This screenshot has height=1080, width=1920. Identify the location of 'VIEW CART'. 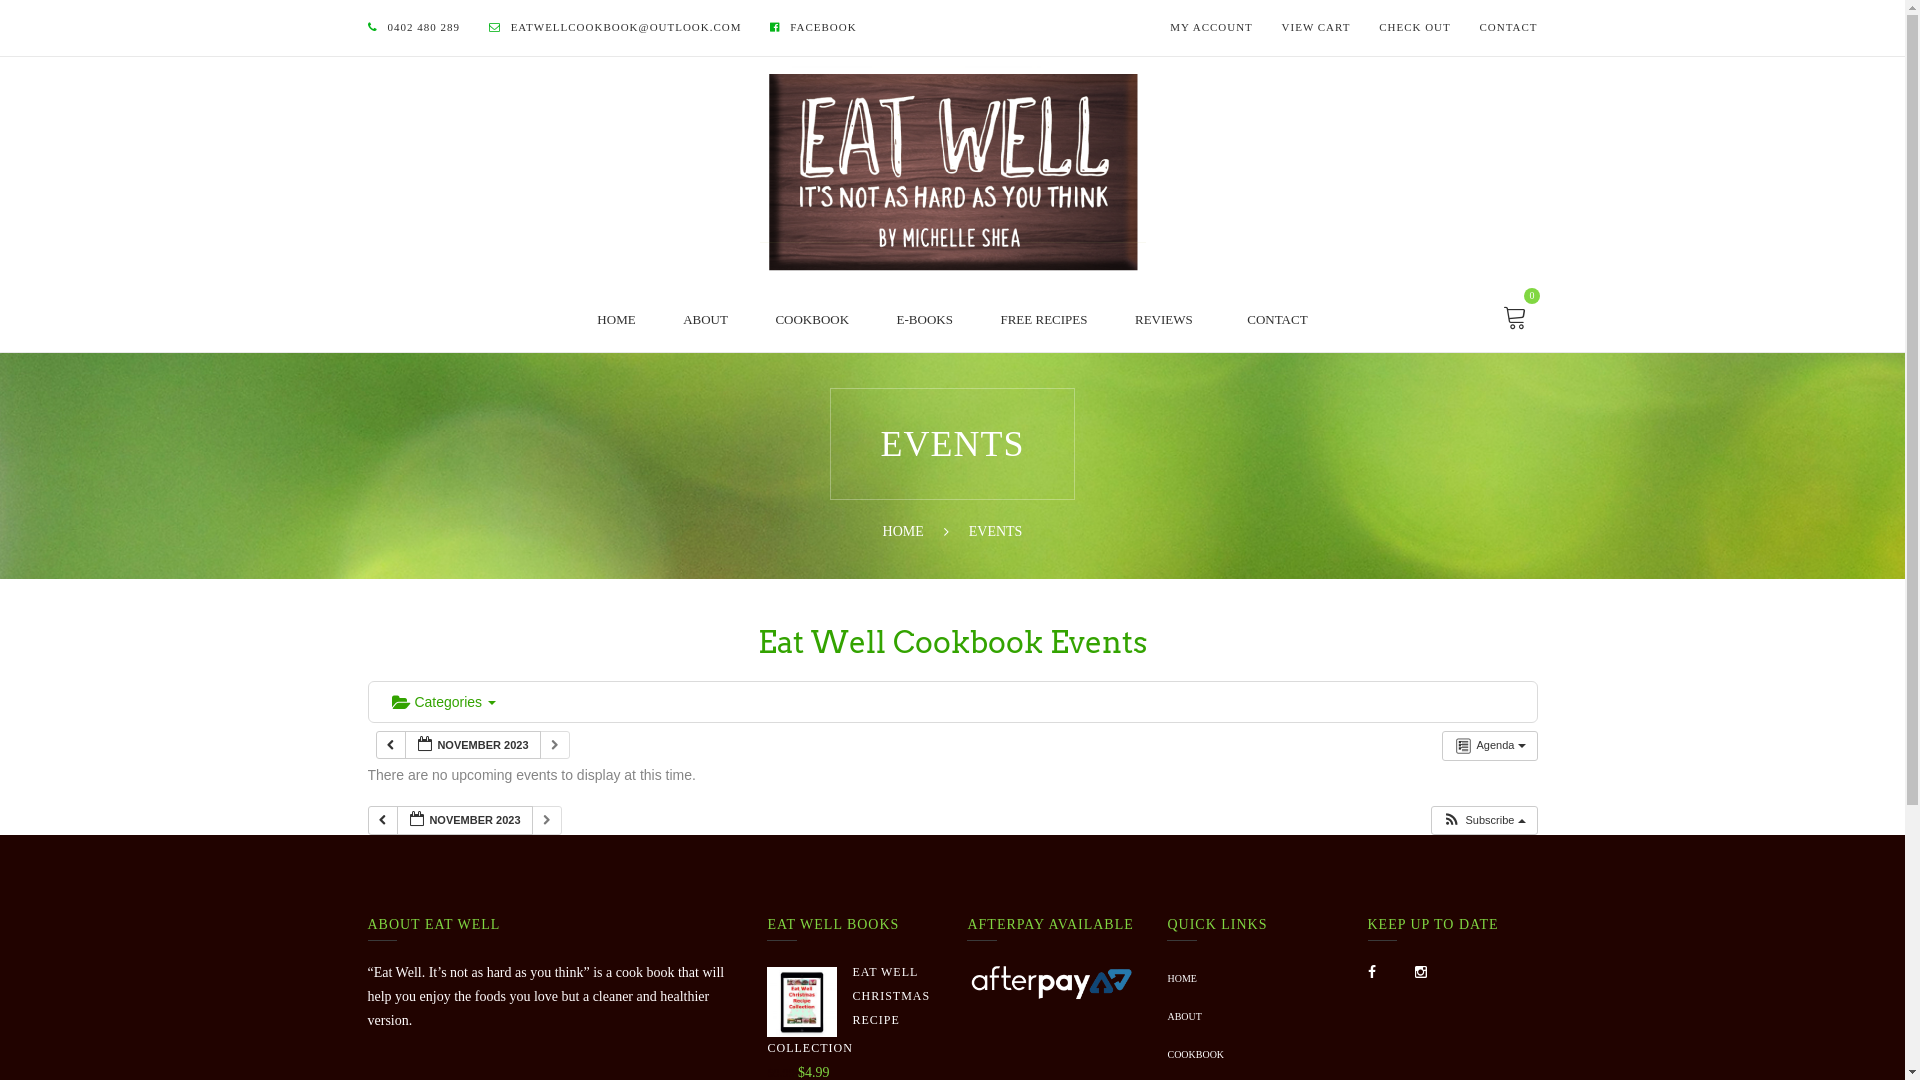
(1316, 27).